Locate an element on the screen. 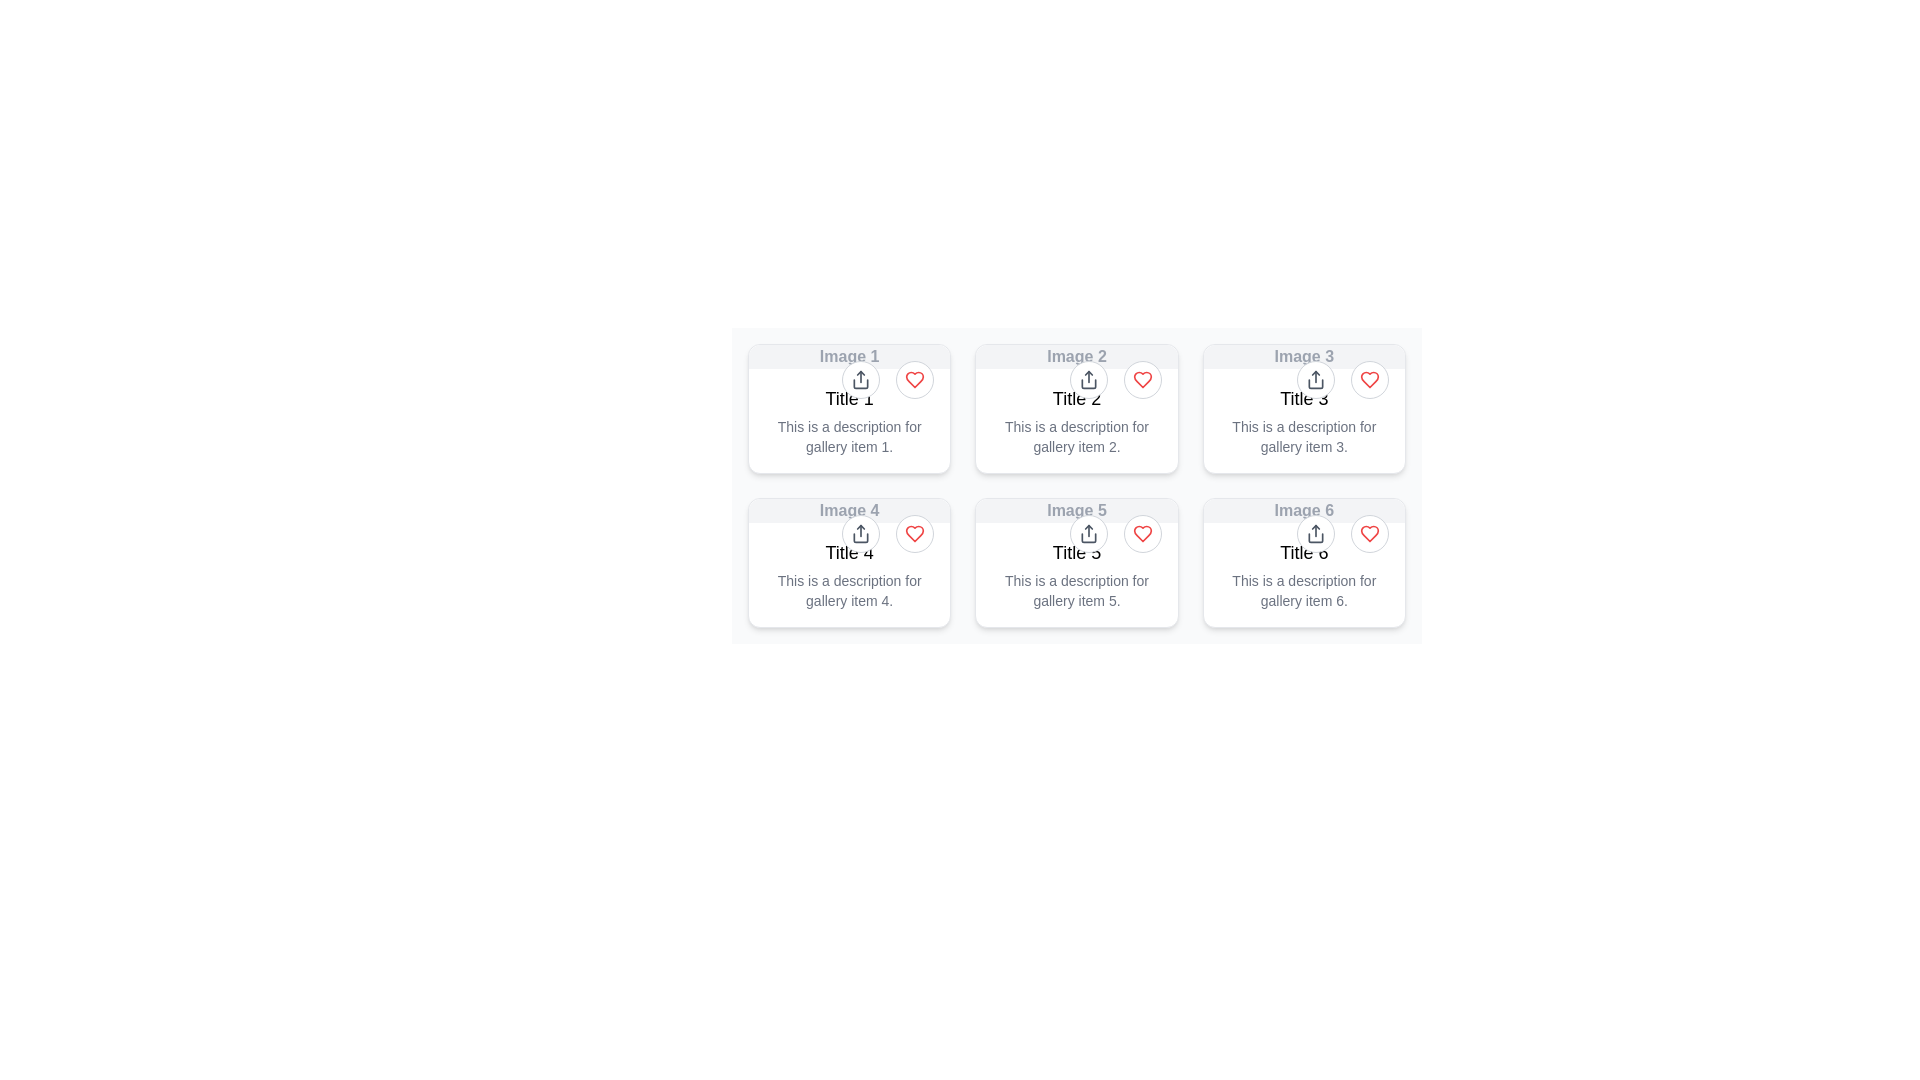 The image size is (1920, 1080). the share button, which is the left circular button with an upward arrow icon, located in the upper-right corner of the card labeled 'Title 4' is located at coordinates (887, 532).